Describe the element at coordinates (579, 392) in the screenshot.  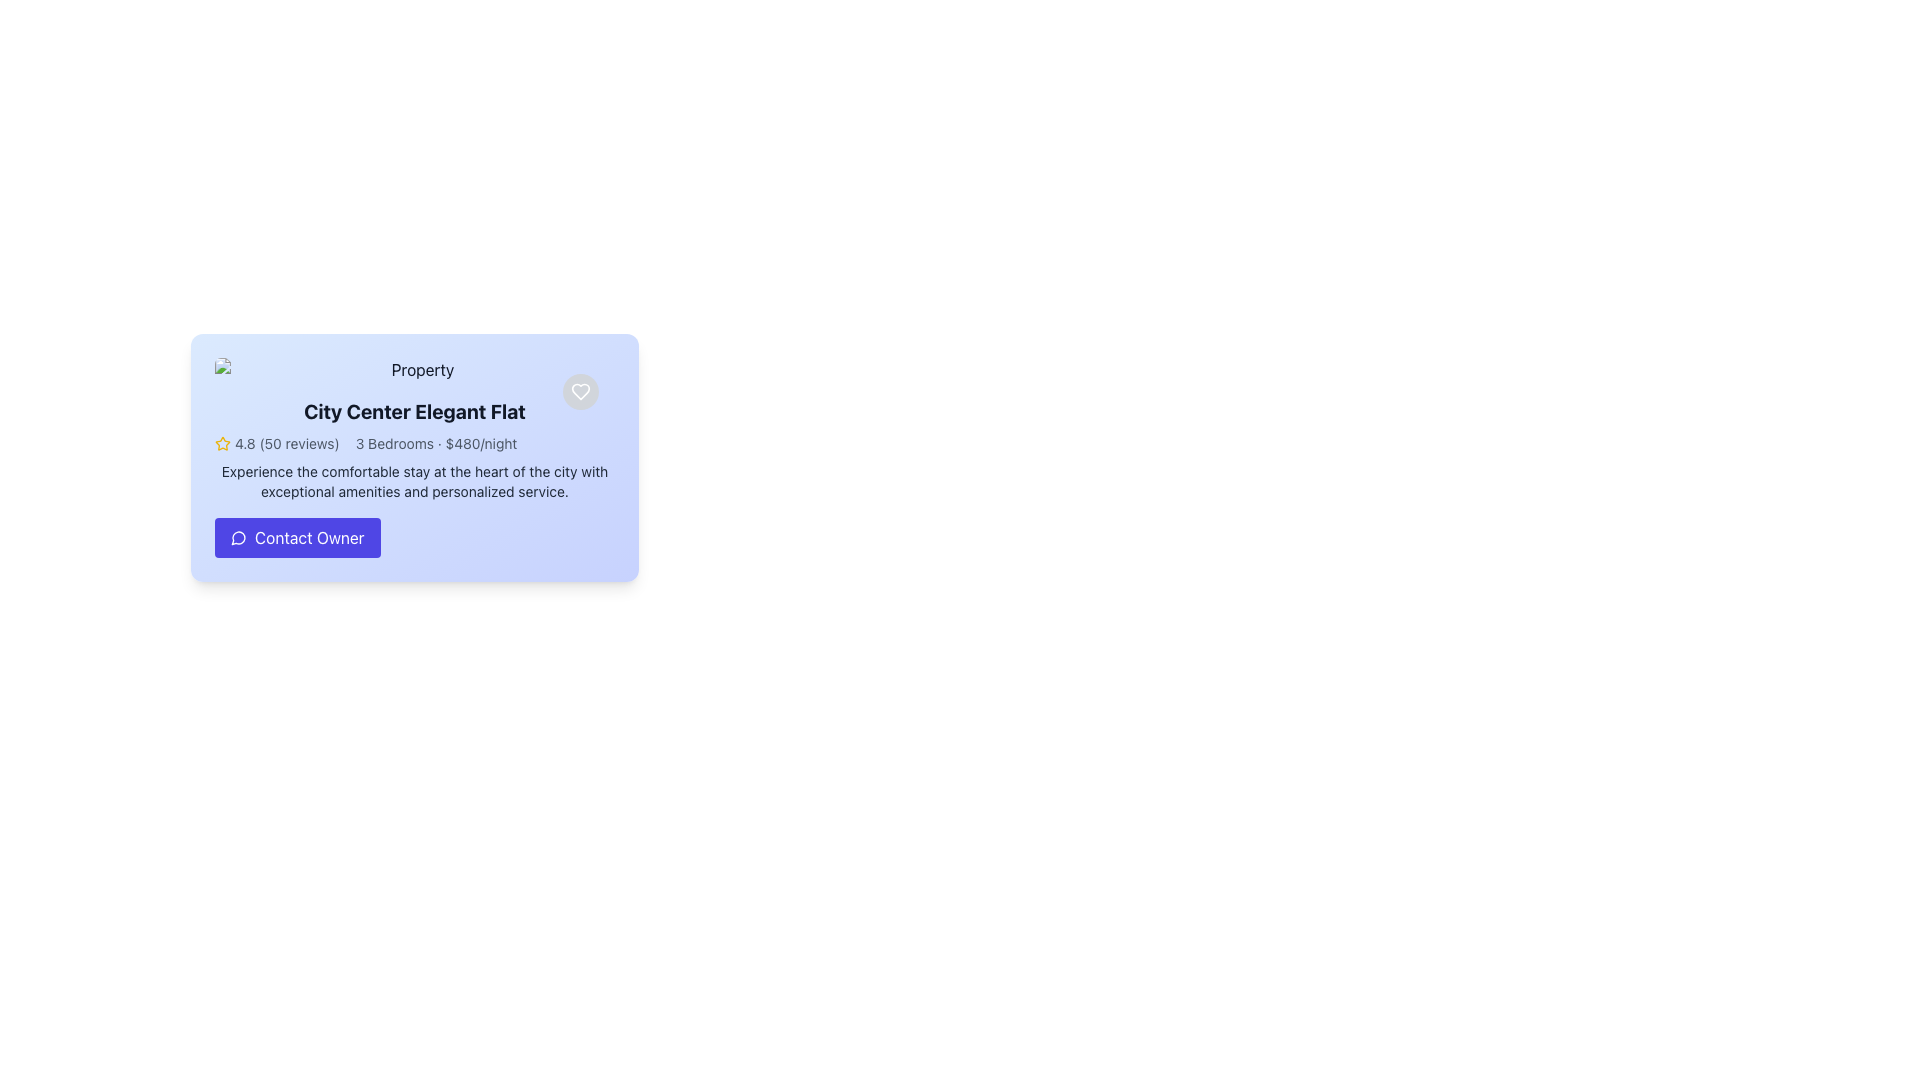
I see `the favorite icon located in the top-right of the property listing card near the title 'City Center Elegant Flat' to mark it as a favorite` at that location.